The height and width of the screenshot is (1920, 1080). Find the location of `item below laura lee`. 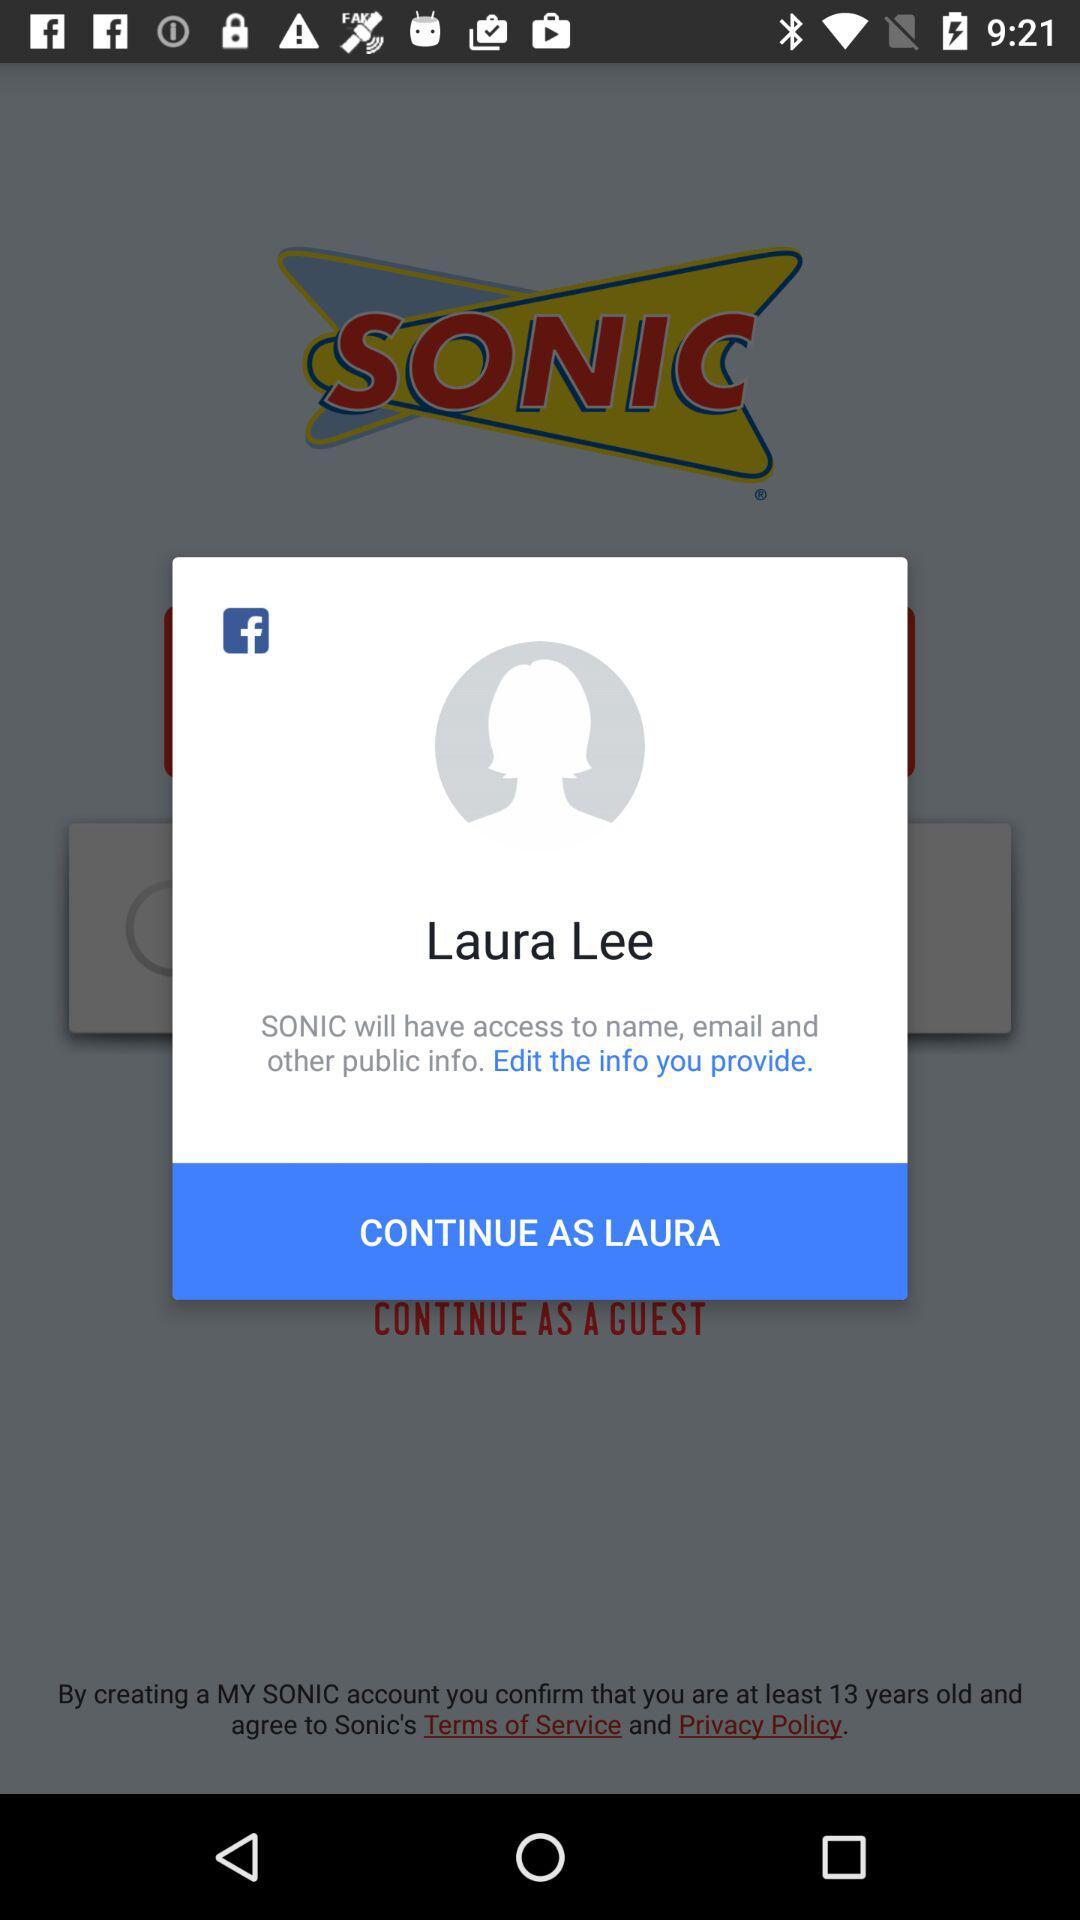

item below laura lee is located at coordinates (540, 1041).